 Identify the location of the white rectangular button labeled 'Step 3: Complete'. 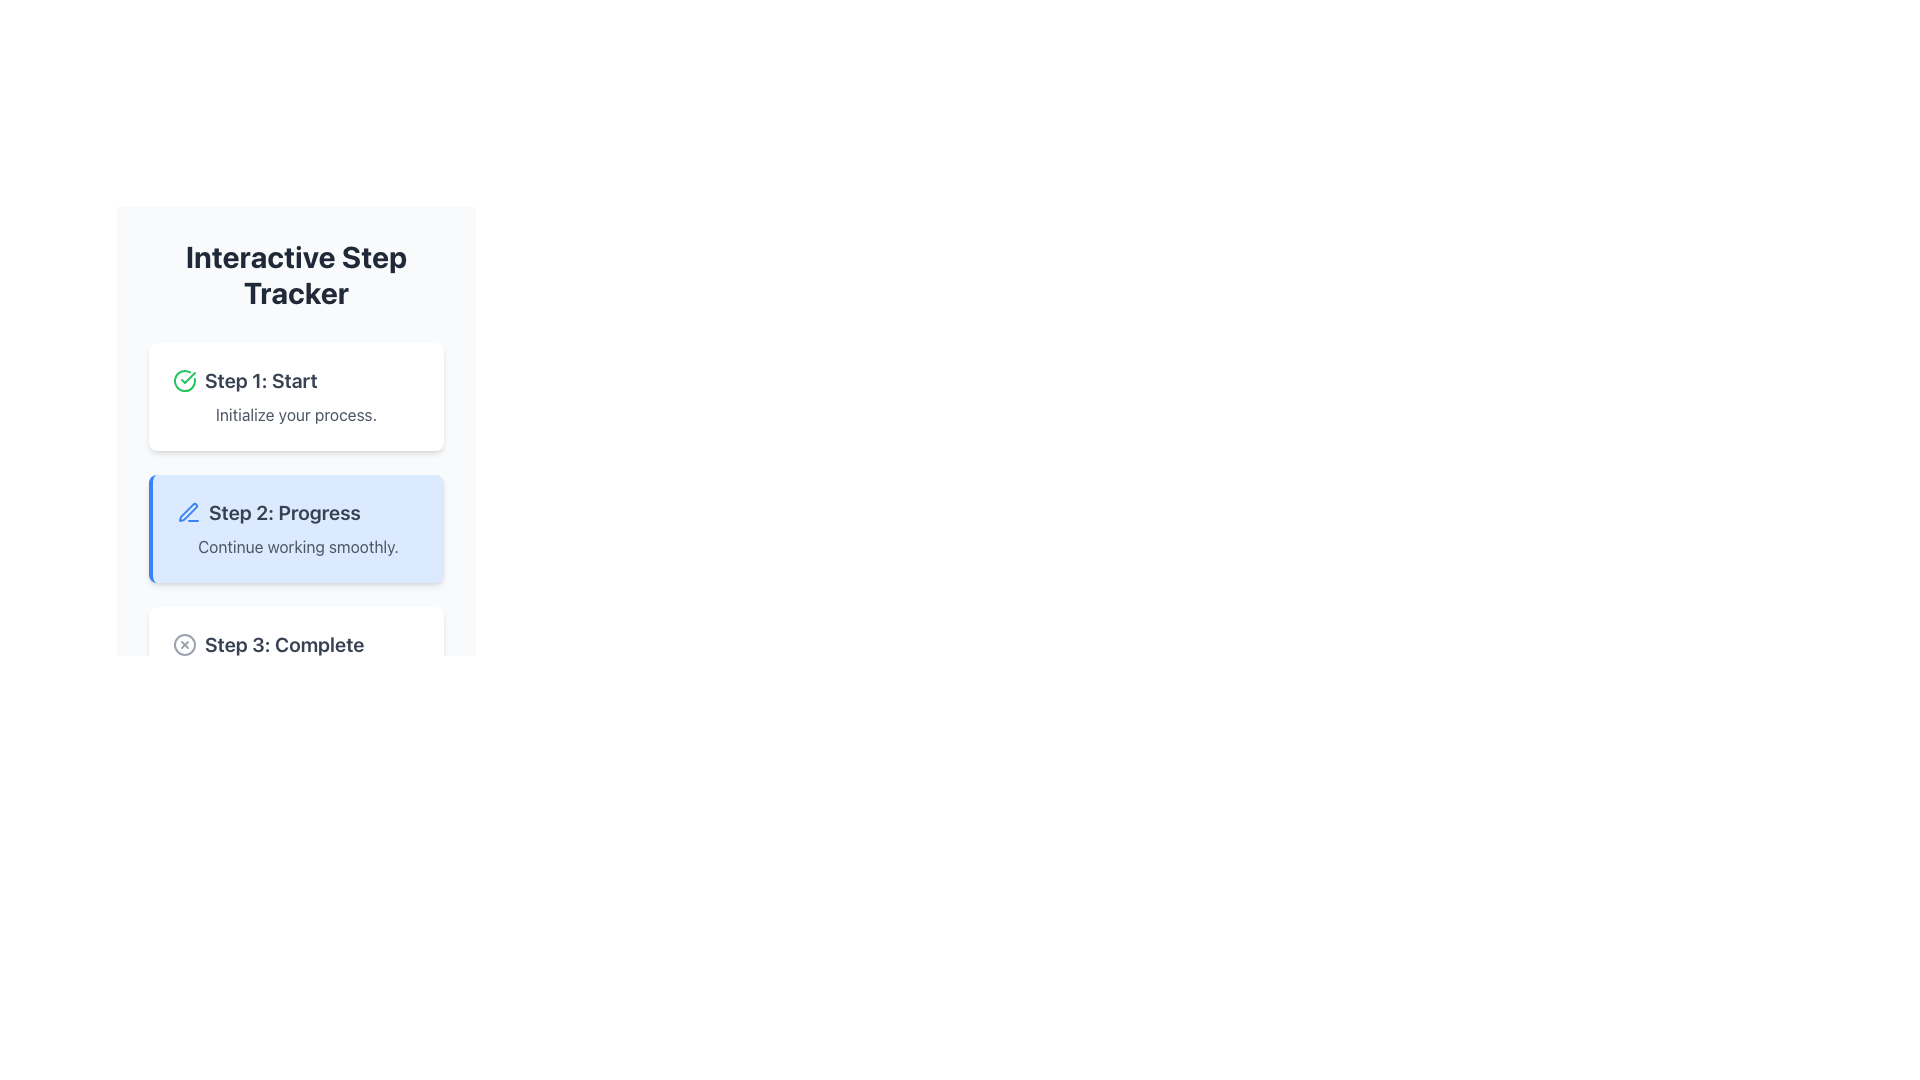
(295, 660).